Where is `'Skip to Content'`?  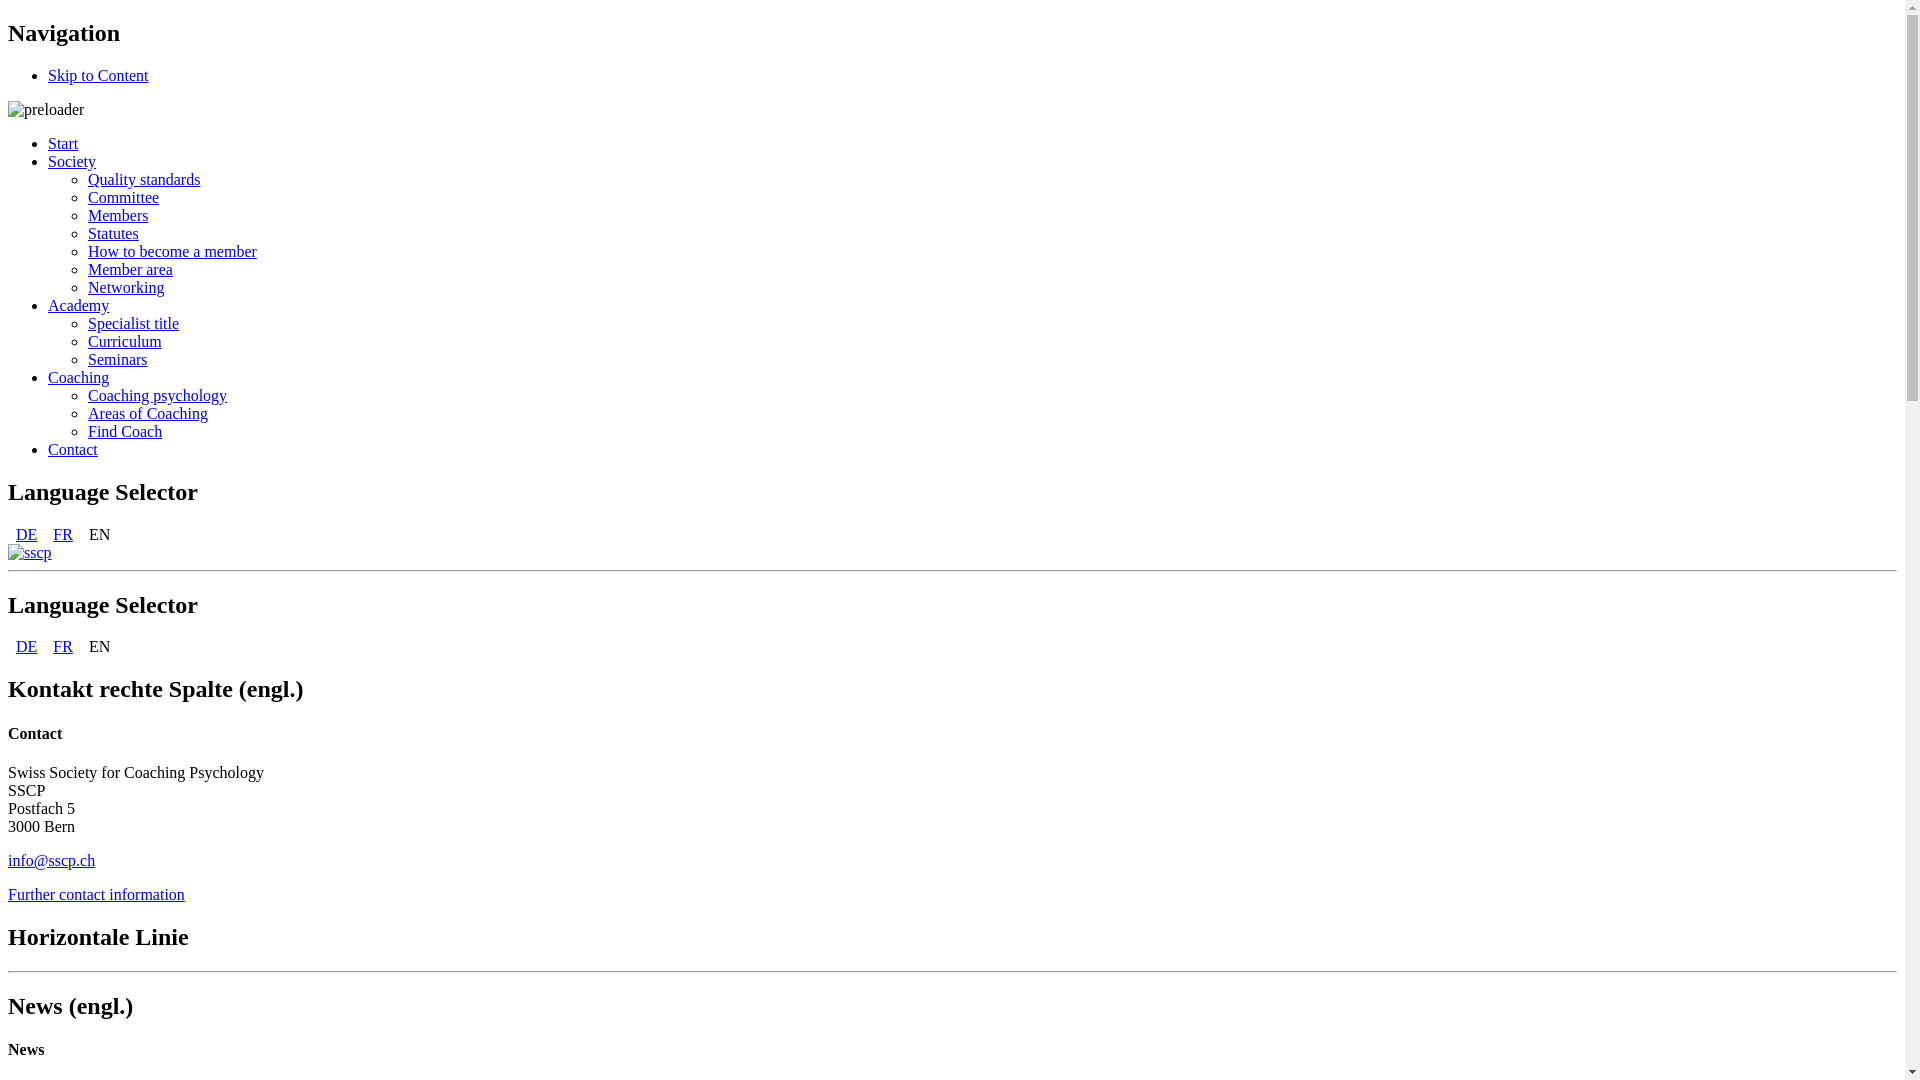
'Skip to Content' is located at coordinates (96, 74).